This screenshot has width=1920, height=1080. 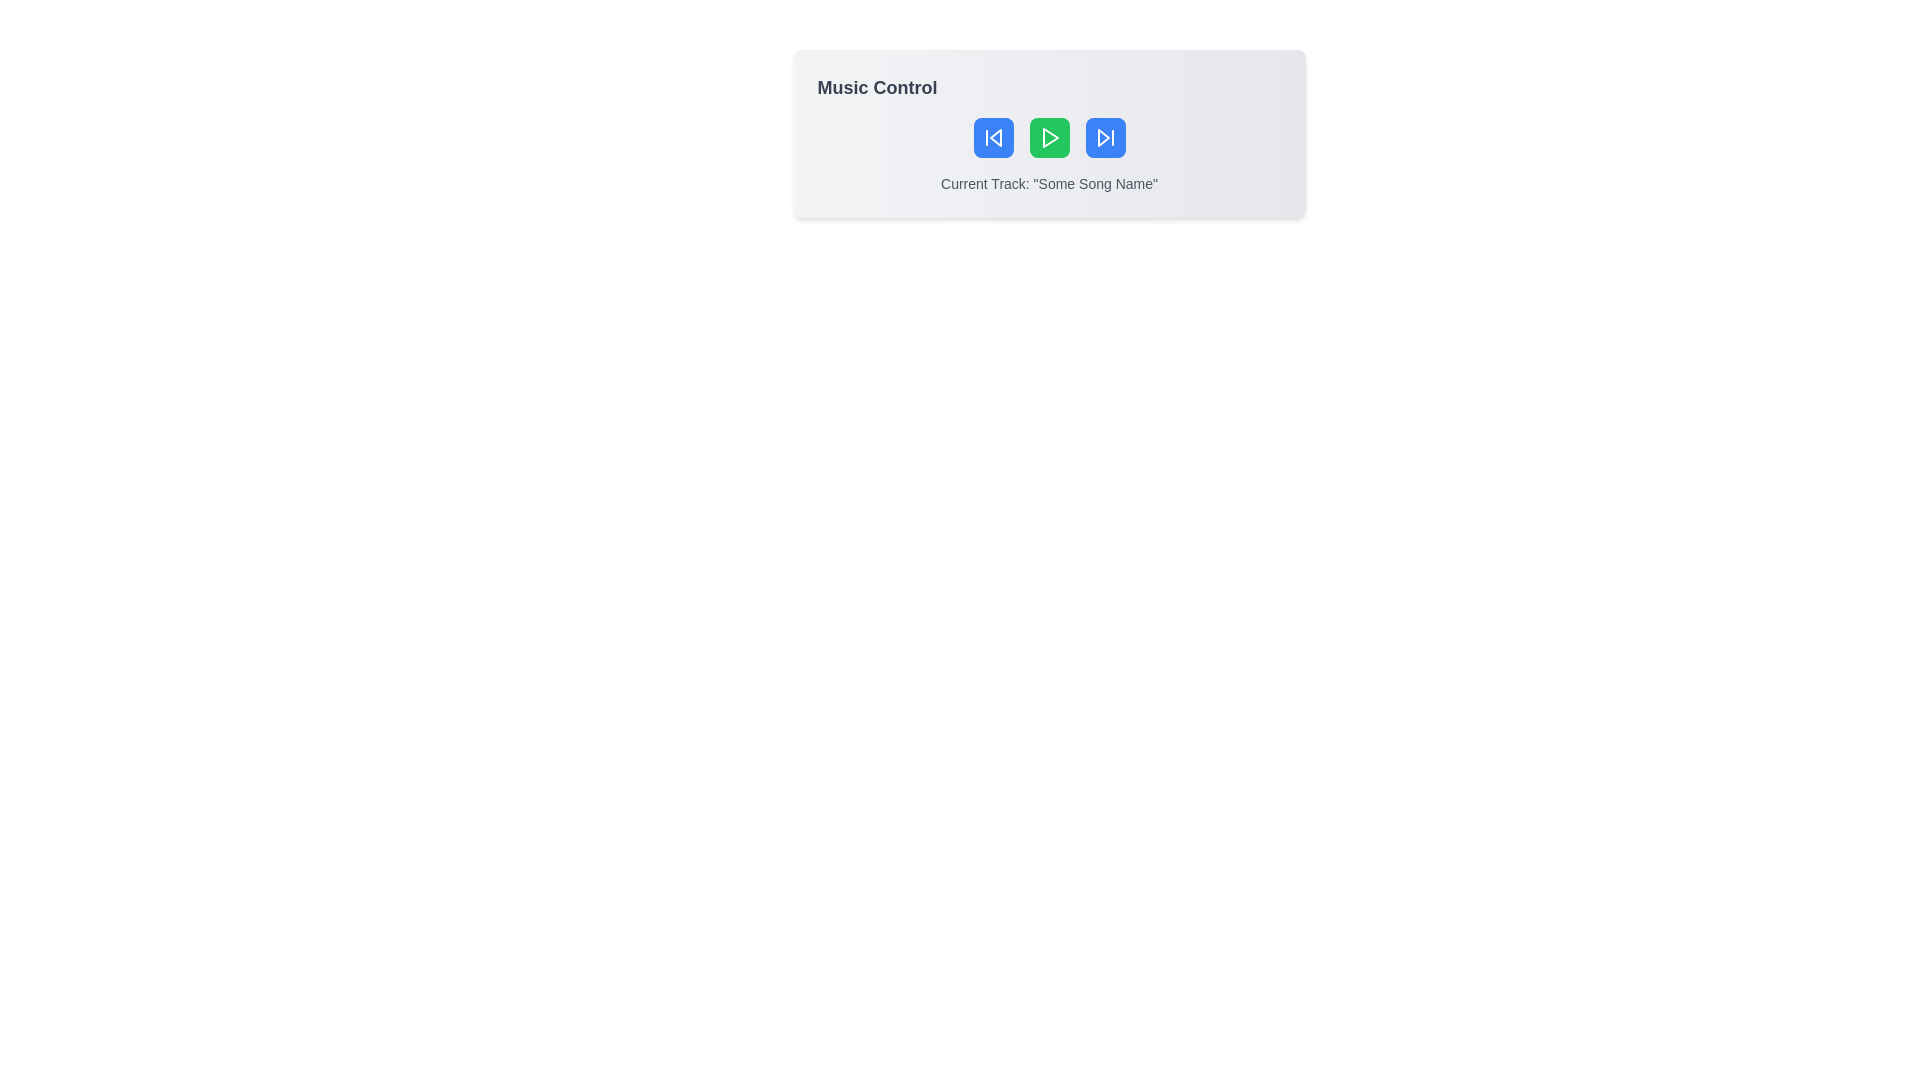 I want to click on the play button in the music control interface to visualize the hover effect, so click(x=1048, y=137).